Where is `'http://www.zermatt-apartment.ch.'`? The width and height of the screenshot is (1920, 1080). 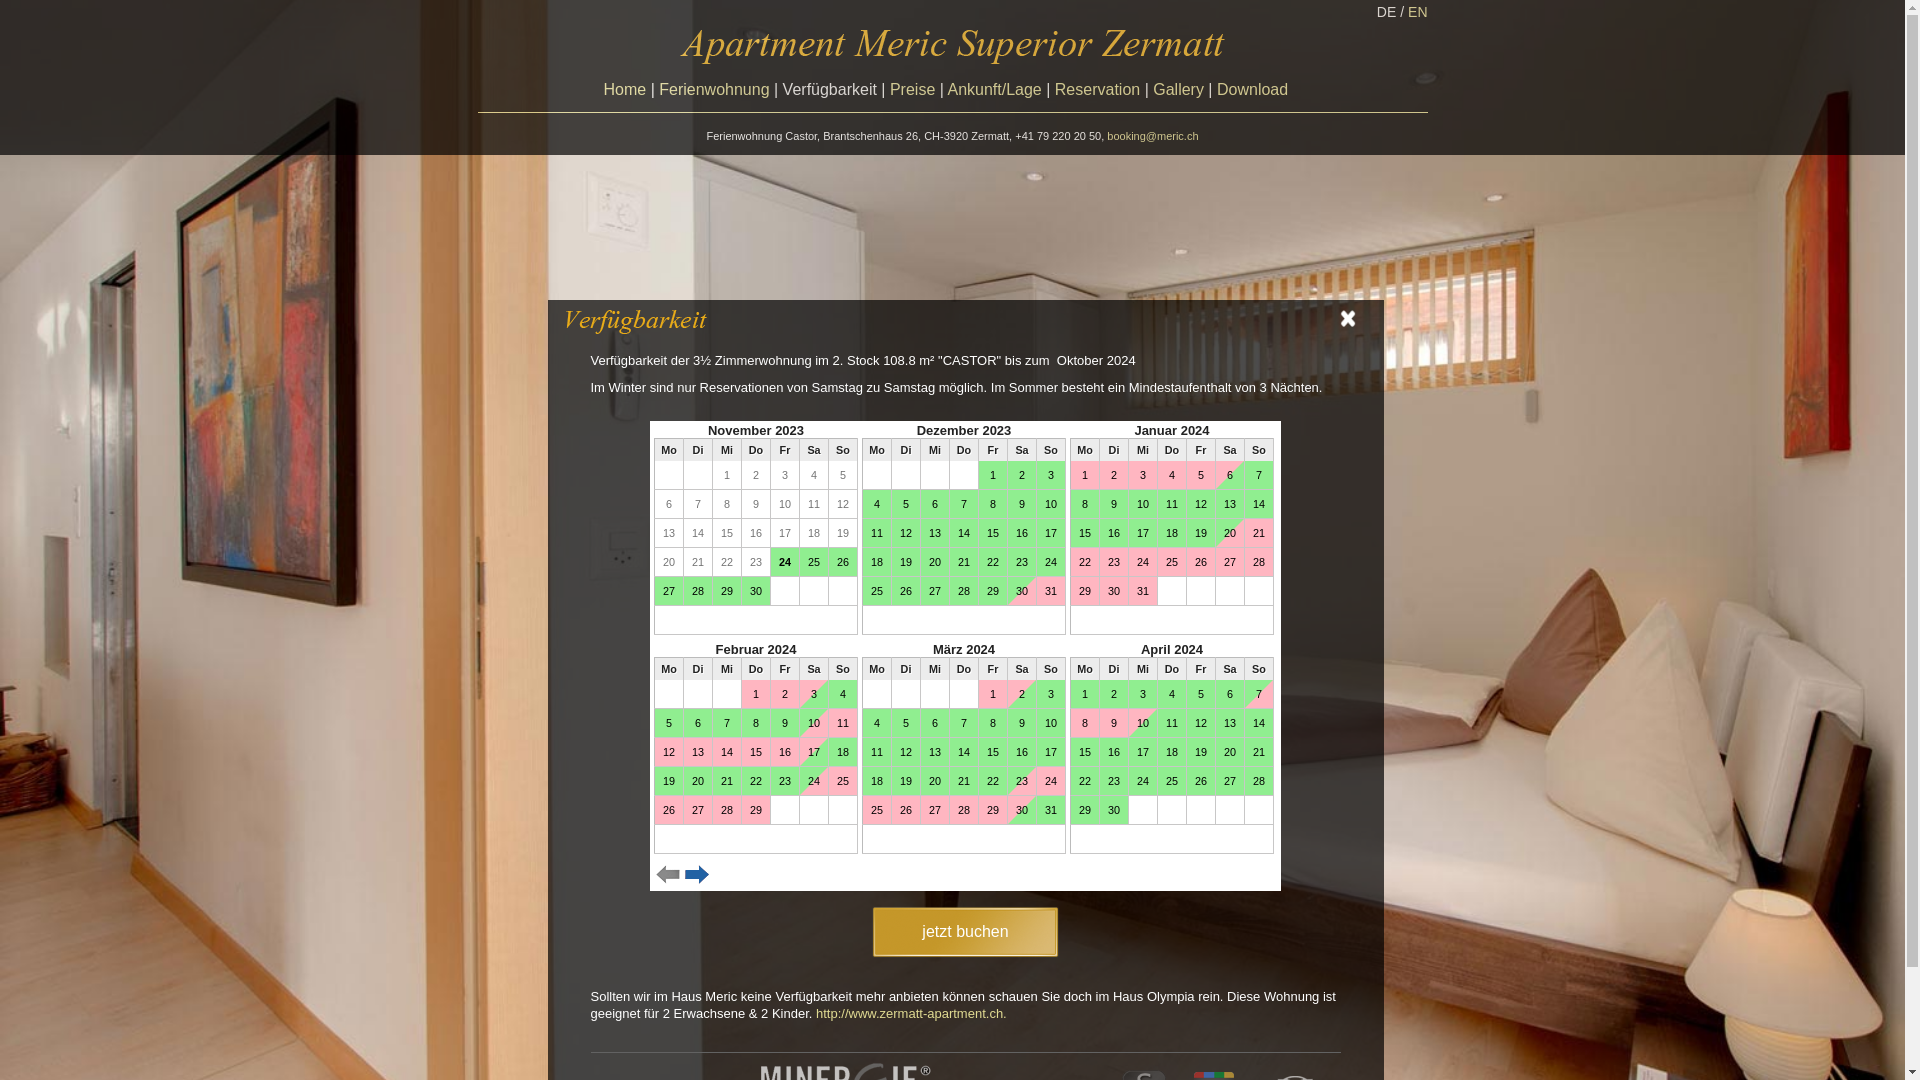
'http://www.zermatt-apartment.ch.' is located at coordinates (910, 1013).